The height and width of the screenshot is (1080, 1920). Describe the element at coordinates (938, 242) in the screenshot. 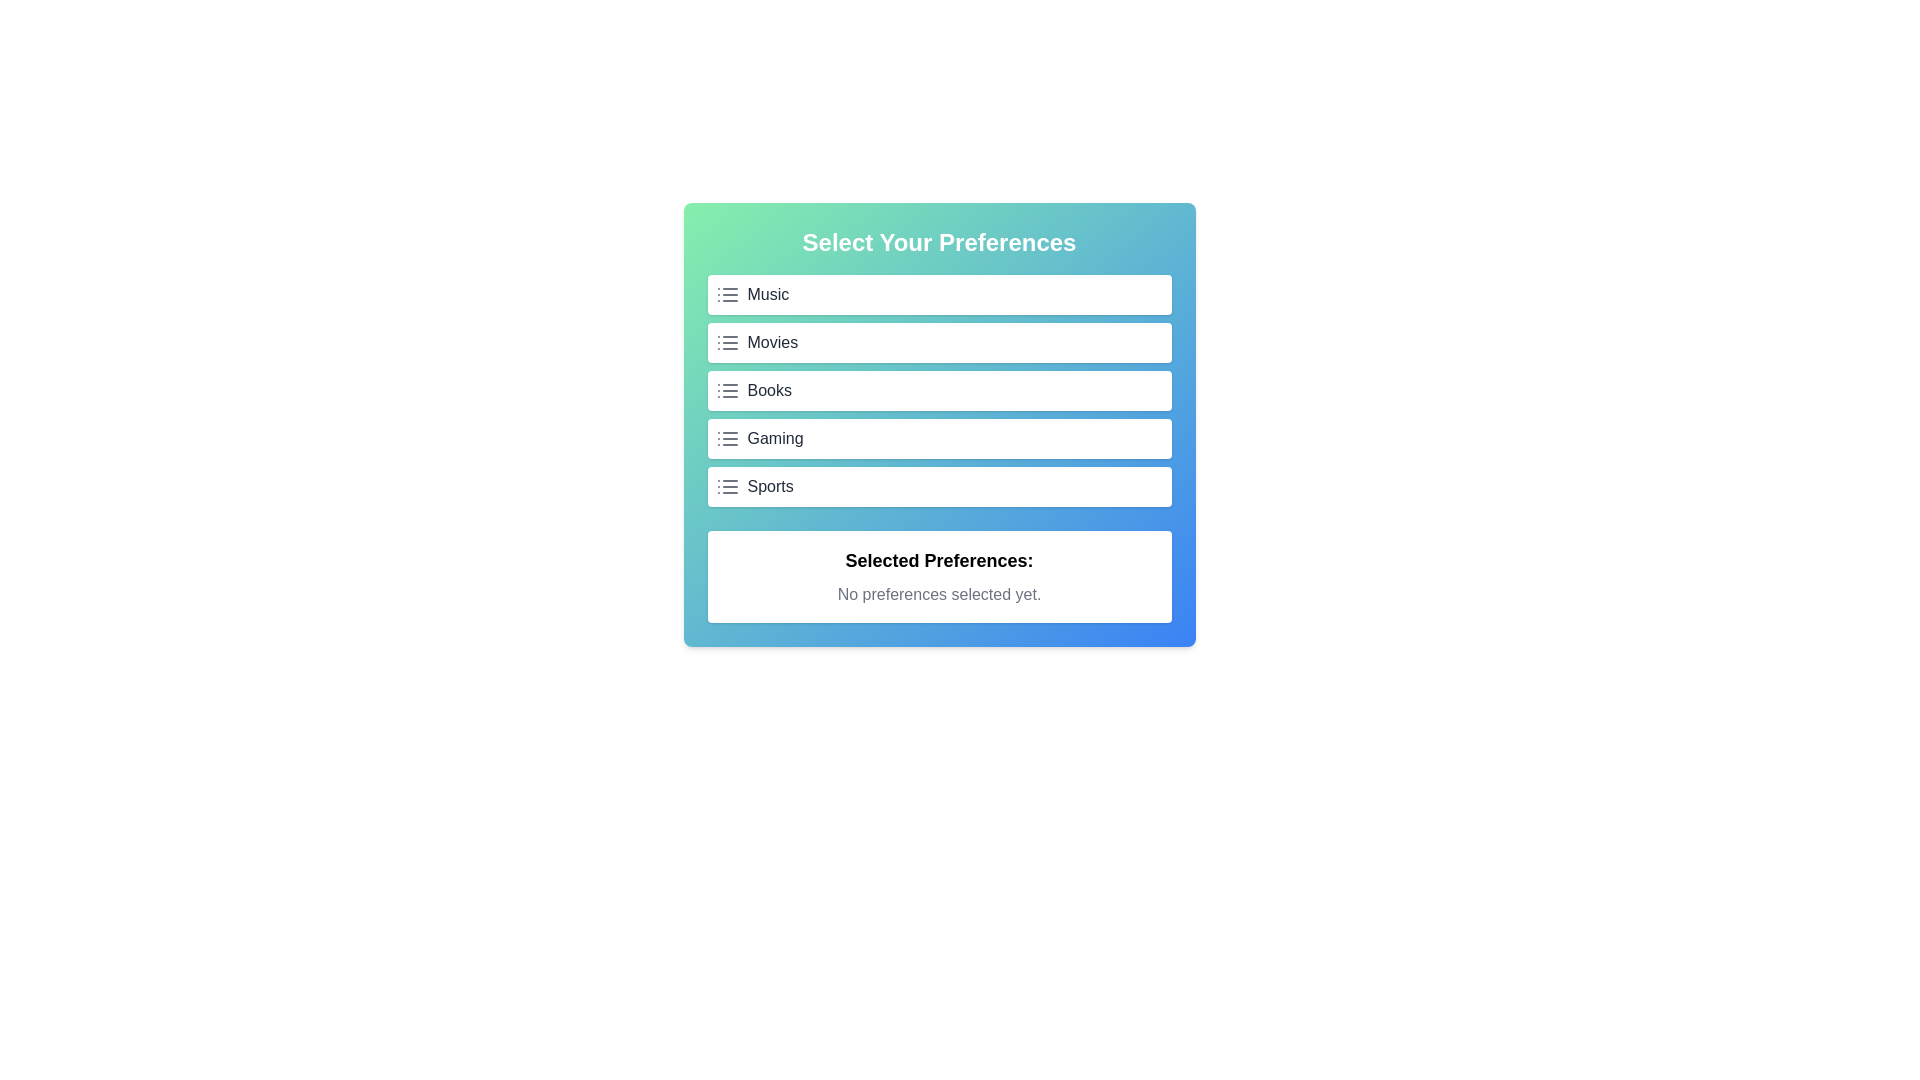

I see `the large, bold, white text that says 'Select Your Preferences' at the top of the gradient-colored panel` at that location.